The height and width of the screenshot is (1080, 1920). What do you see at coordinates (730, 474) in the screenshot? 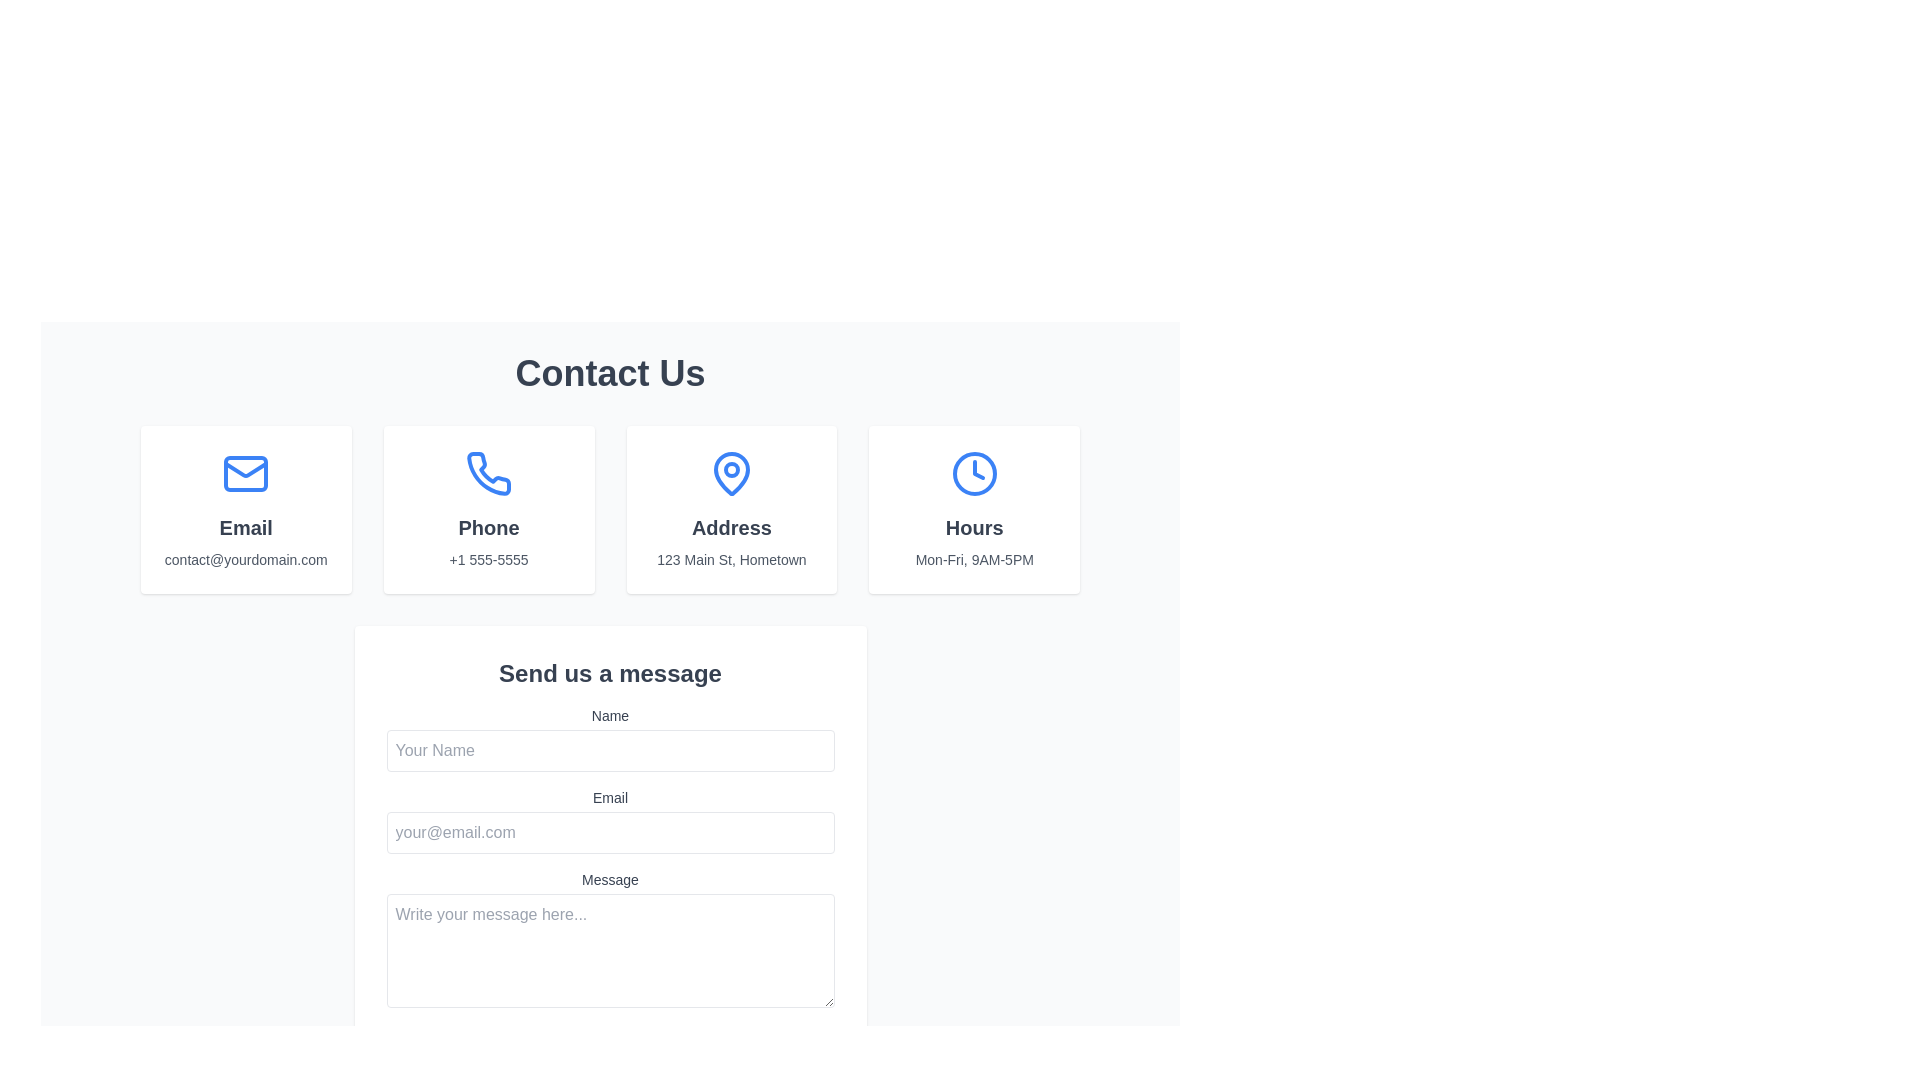
I see `the blue pin-shaped icon located in the 'Address' card, which is the third card under the 'Contact Us' heading` at bounding box center [730, 474].